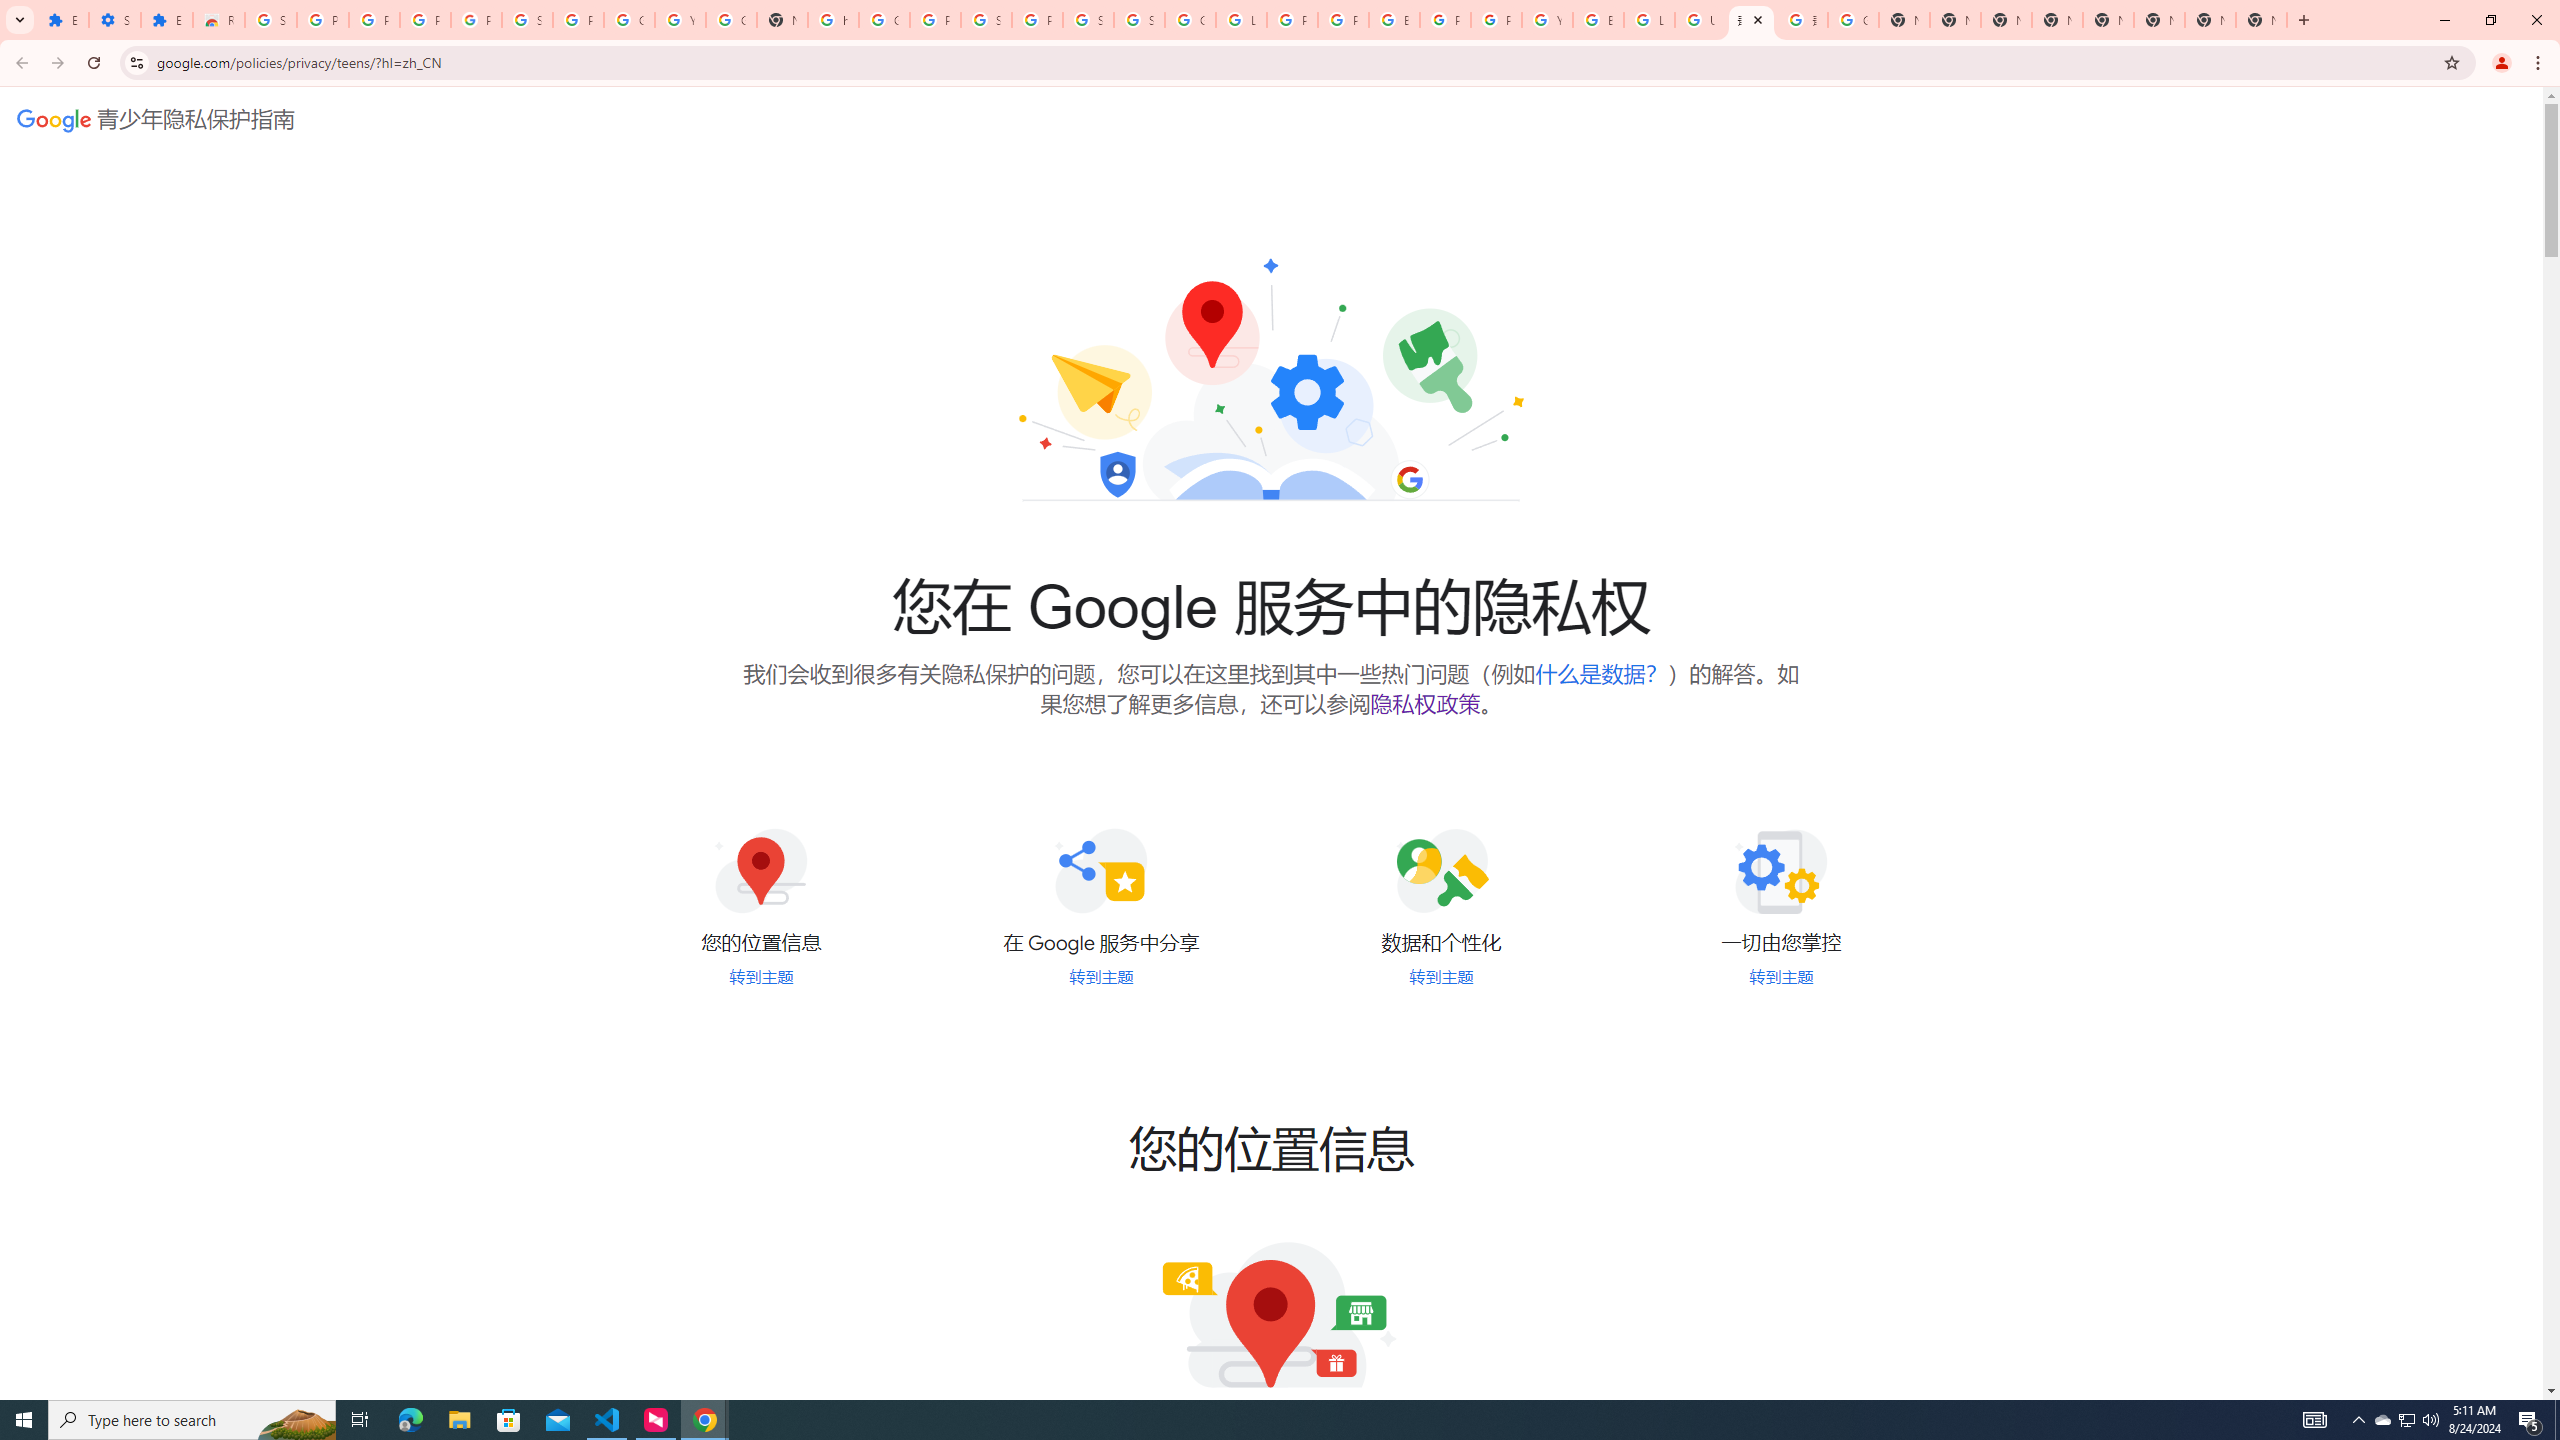 Image resolution: width=2560 pixels, height=1440 pixels. Describe the element at coordinates (1291, 19) in the screenshot. I see `'Privacy Help Center - Policies Help'` at that location.